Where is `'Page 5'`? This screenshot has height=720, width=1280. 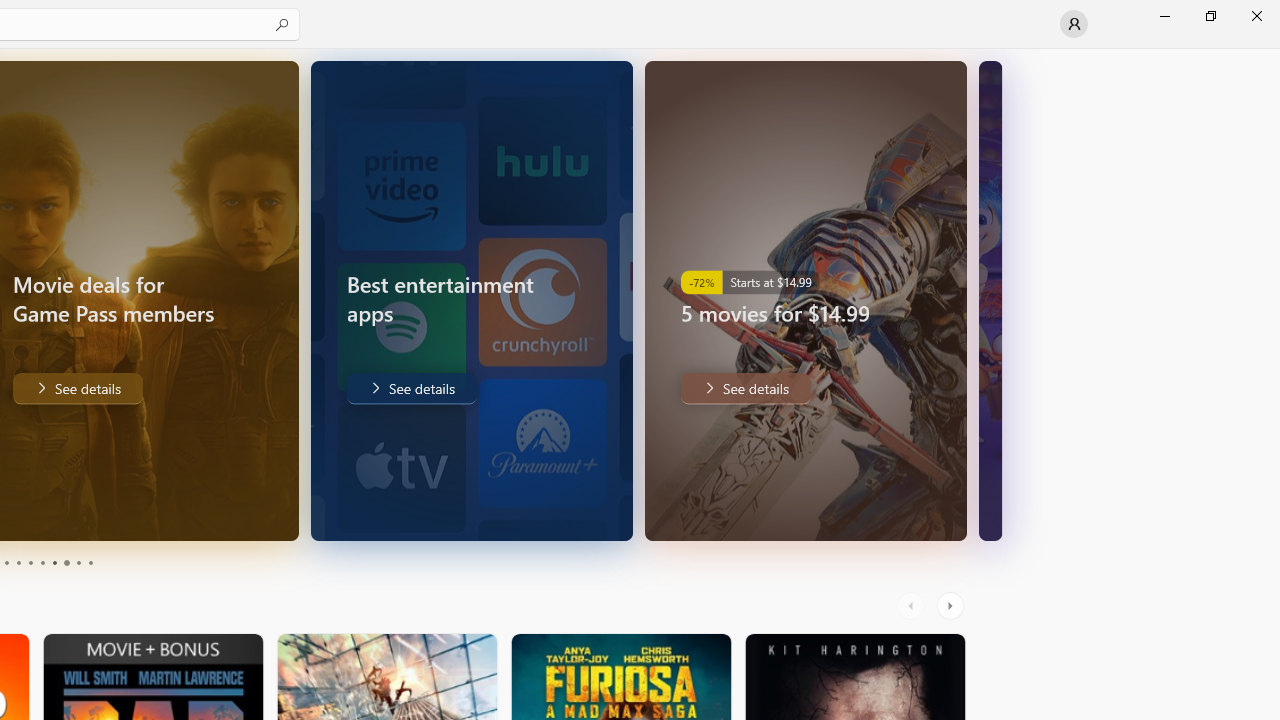 'Page 5' is located at coordinates (30, 563).